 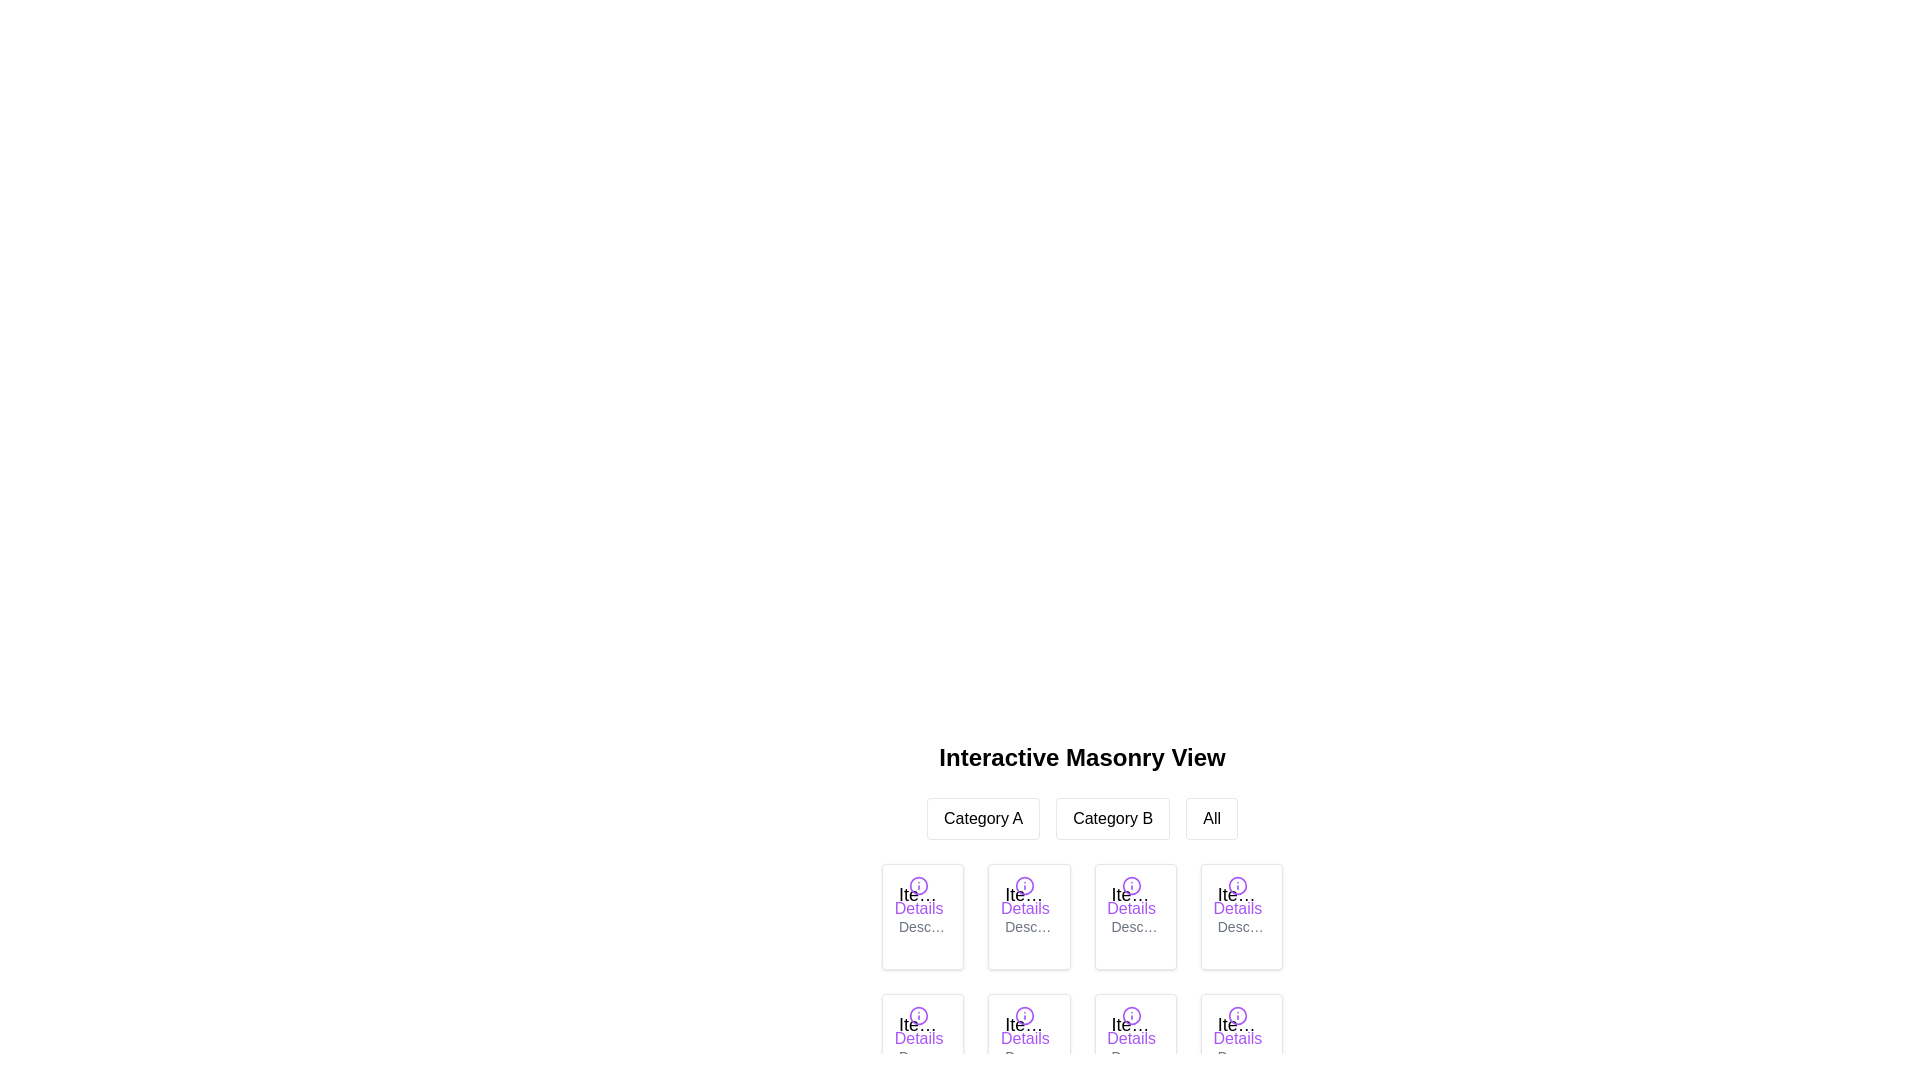 What do you see at coordinates (1240, 1025) in the screenshot?
I see `the title text element located at the top of the item card in the 'Interactive Masonry View' section` at bounding box center [1240, 1025].